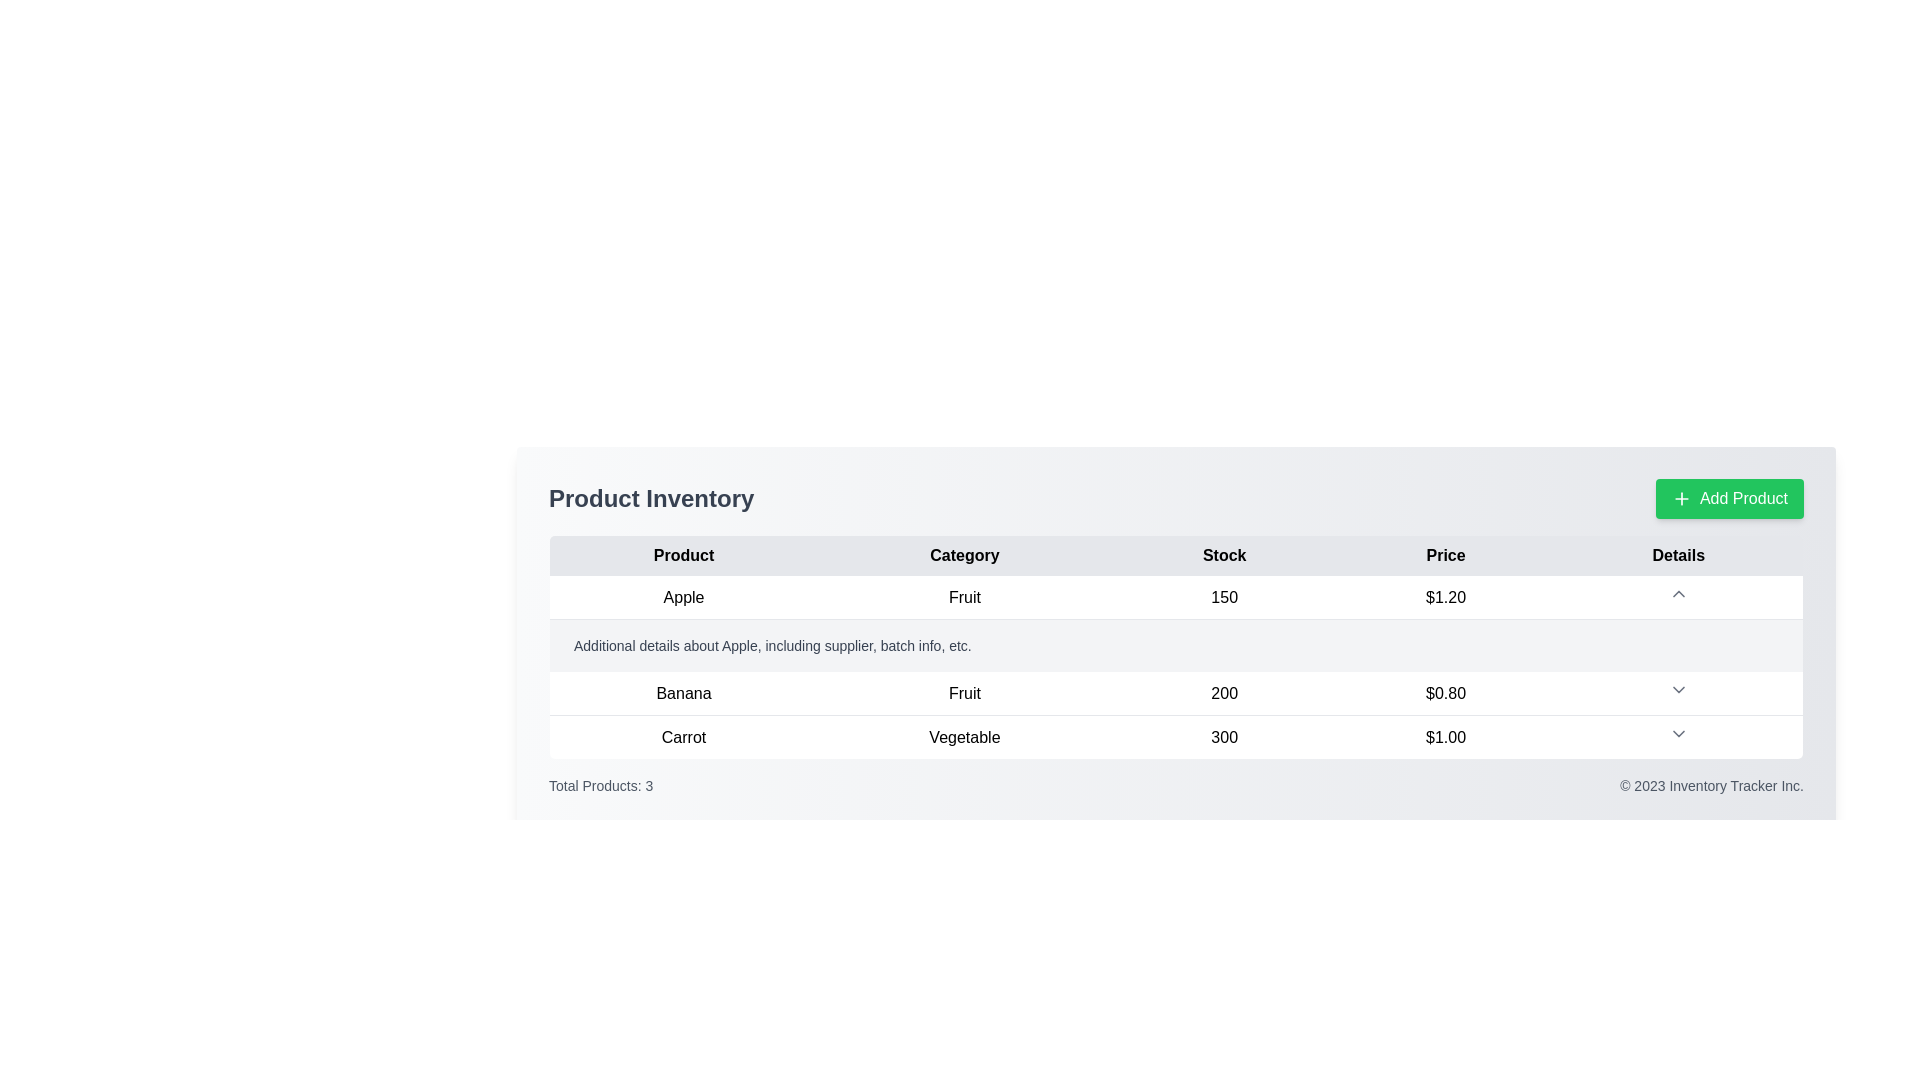 The height and width of the screenshot is (1080, 1920). I want to click on the text label displaying 'Carrot' in bold black font, which is the first element in the product data table, so click(683, 737).